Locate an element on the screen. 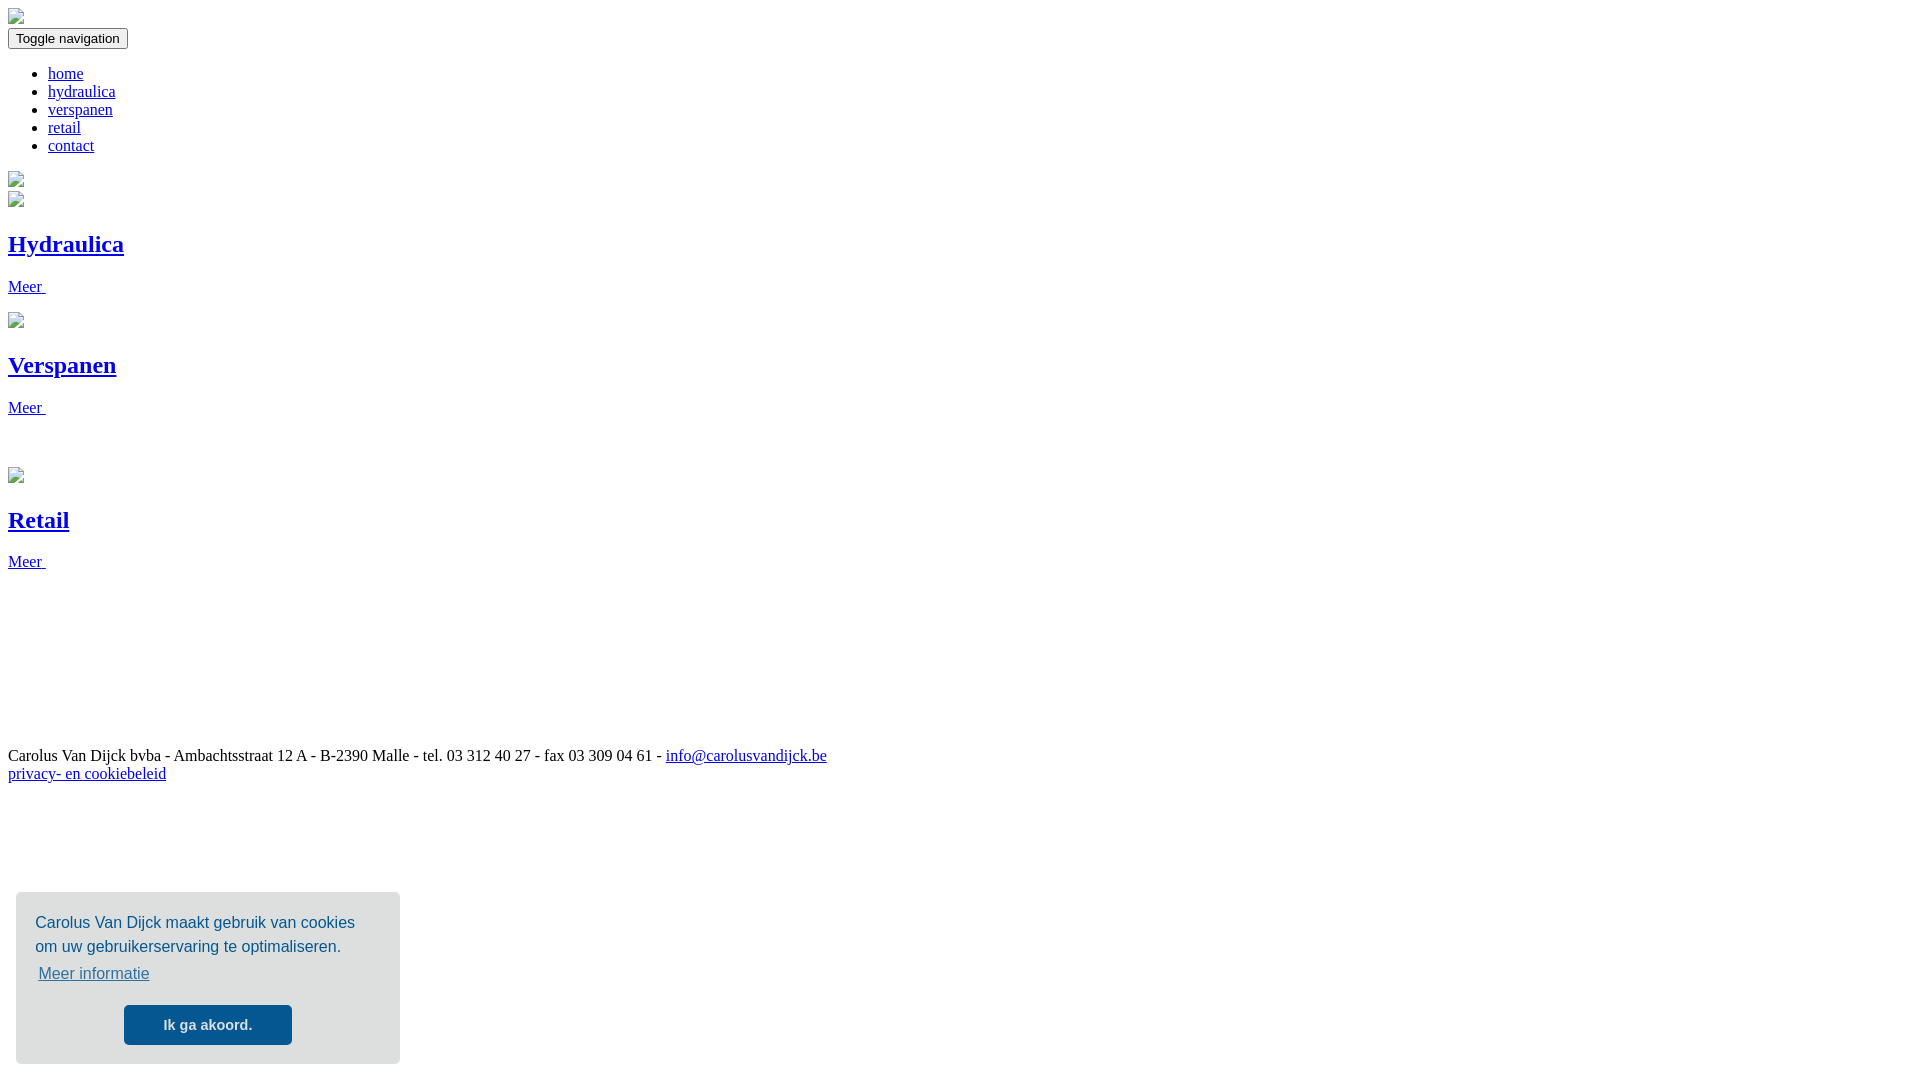 This screenshot has height=1080, width=1920. 'Meer ' is located at coordinates (27, 406).